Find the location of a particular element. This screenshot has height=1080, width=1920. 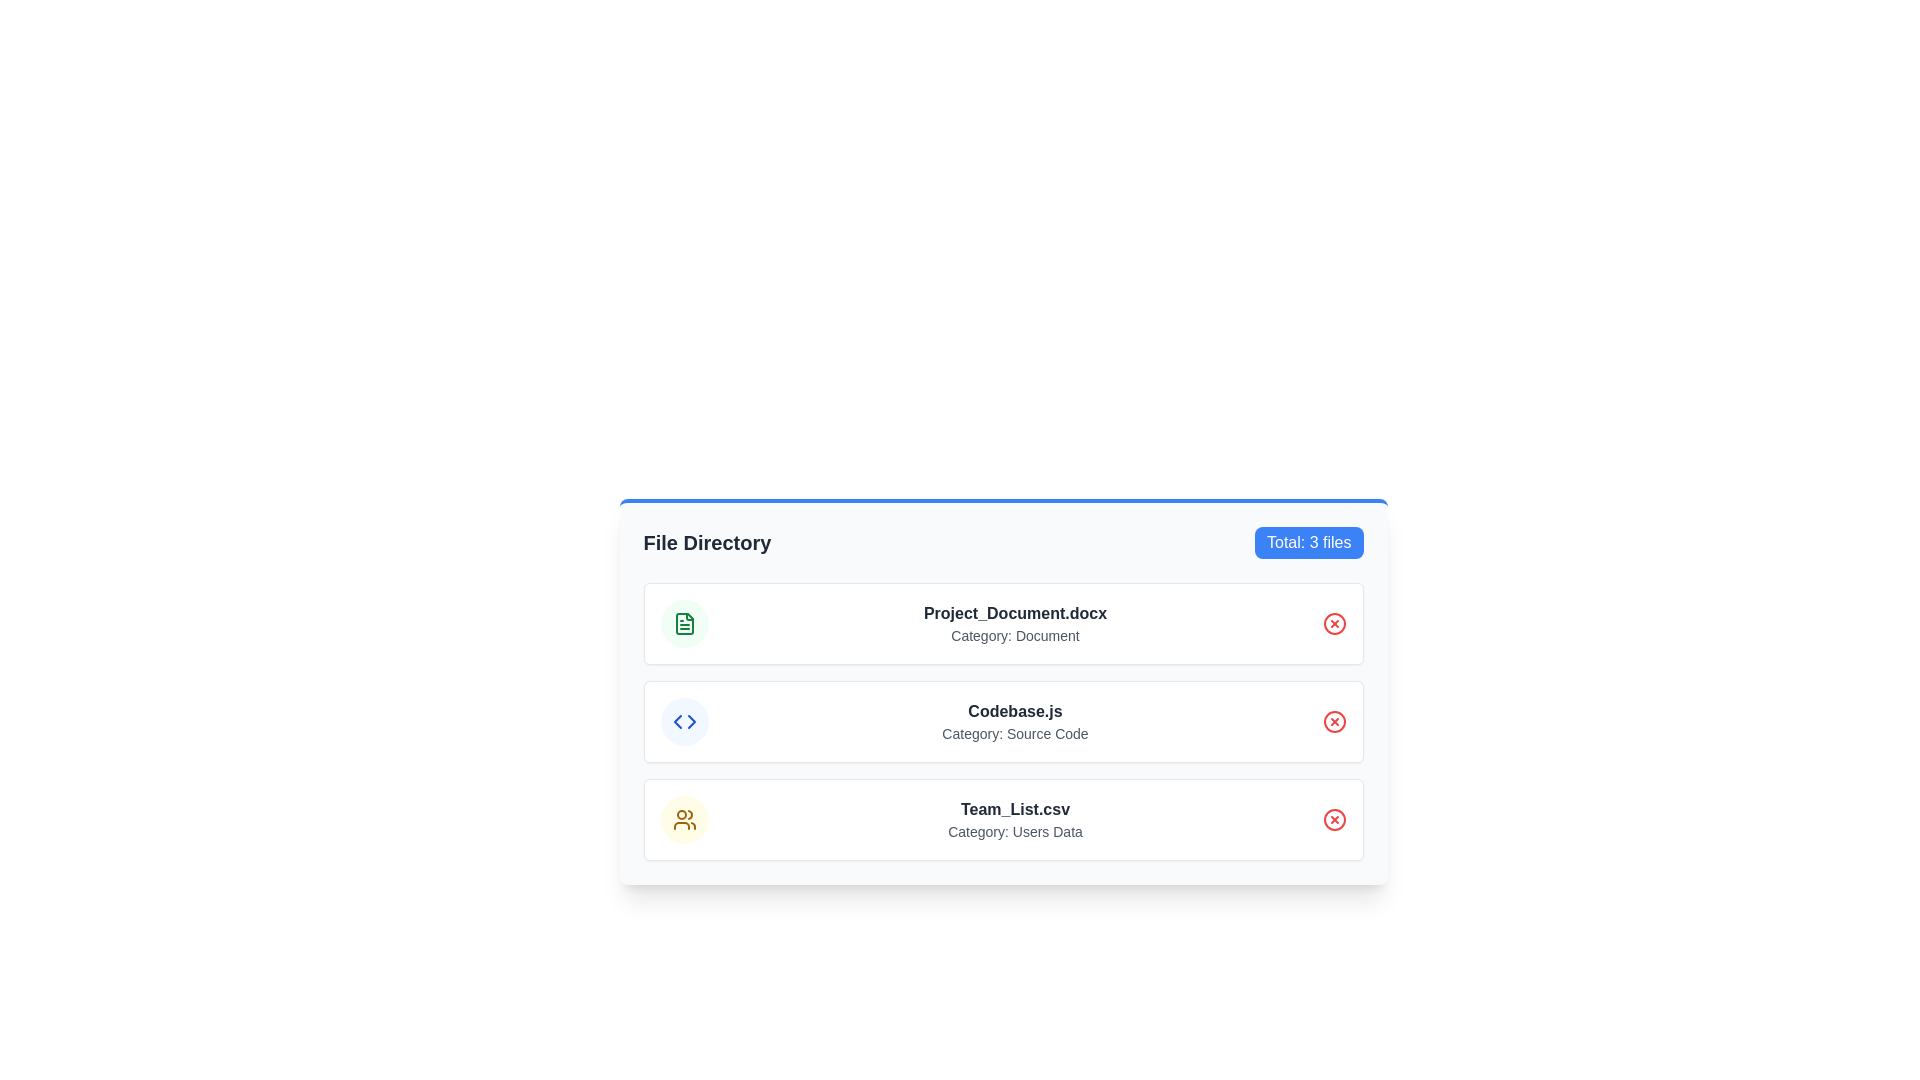

the delete button, which is red and has a cross symbol, associated with the file 'Project_Document.docx' to trigger a hover effect is located at coordinates (1334, 623).